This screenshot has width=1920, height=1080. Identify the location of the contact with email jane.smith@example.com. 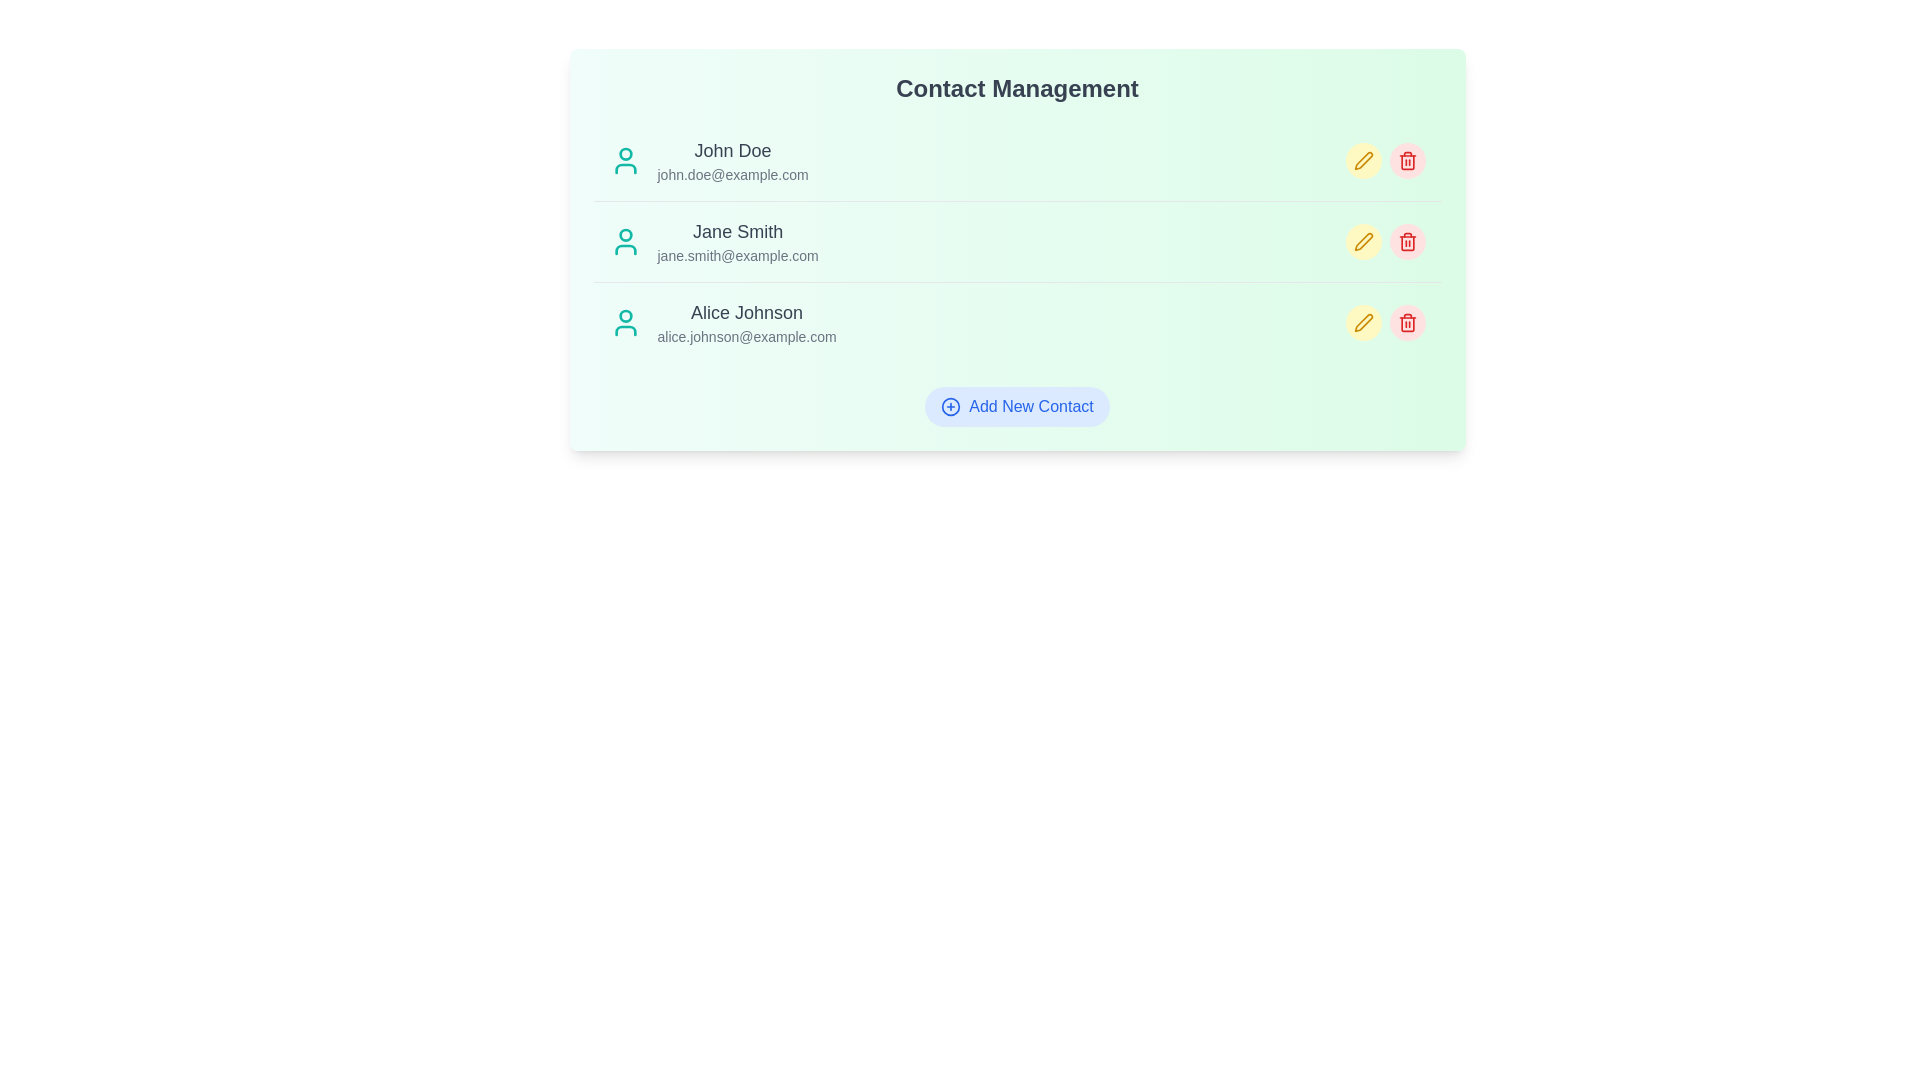
(737, 241).